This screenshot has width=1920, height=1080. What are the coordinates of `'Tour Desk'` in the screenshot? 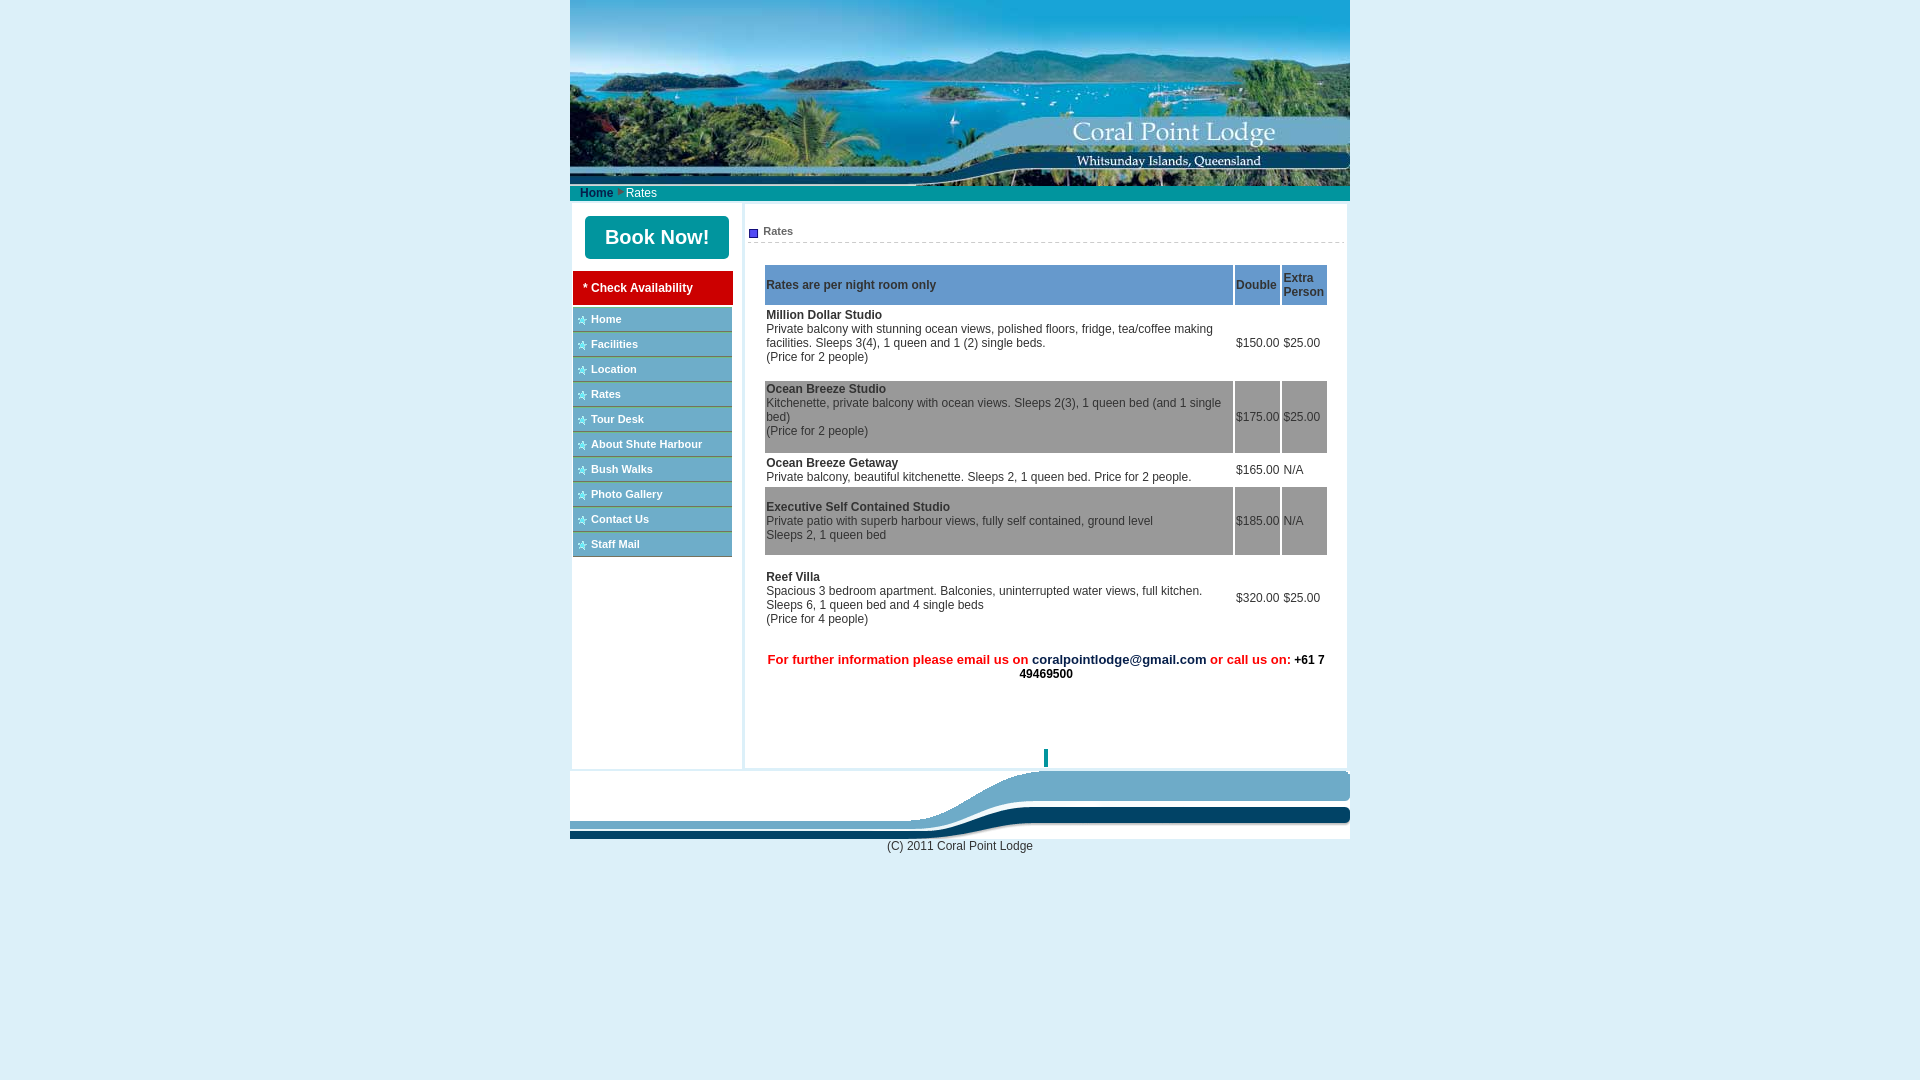 It's located at (616, 418).